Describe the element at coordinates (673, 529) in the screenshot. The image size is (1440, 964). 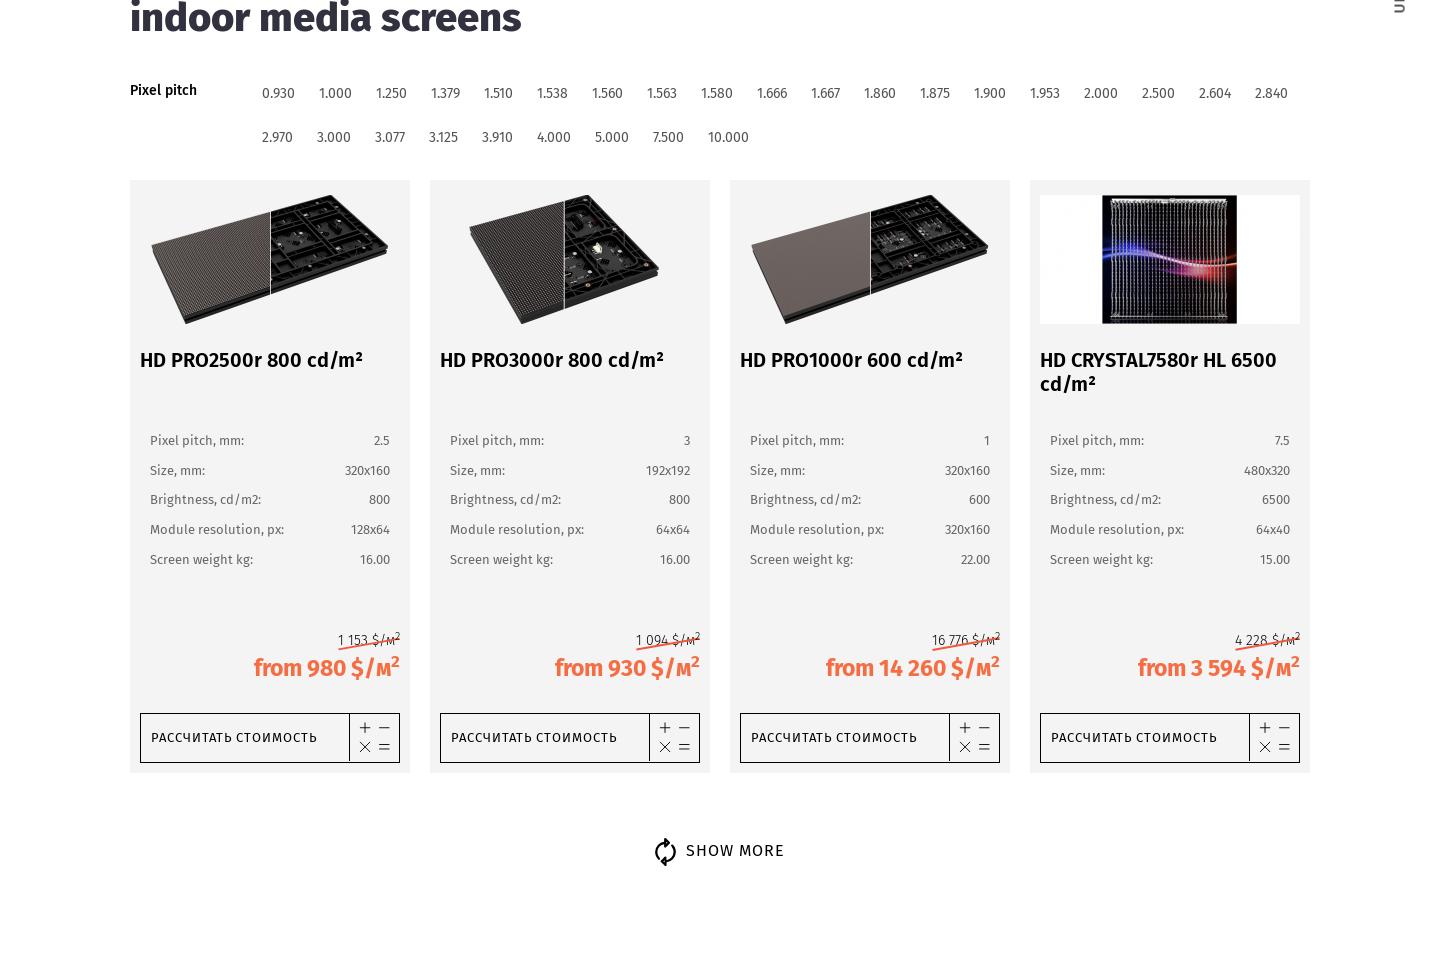
I see `'64x64'` at that location.